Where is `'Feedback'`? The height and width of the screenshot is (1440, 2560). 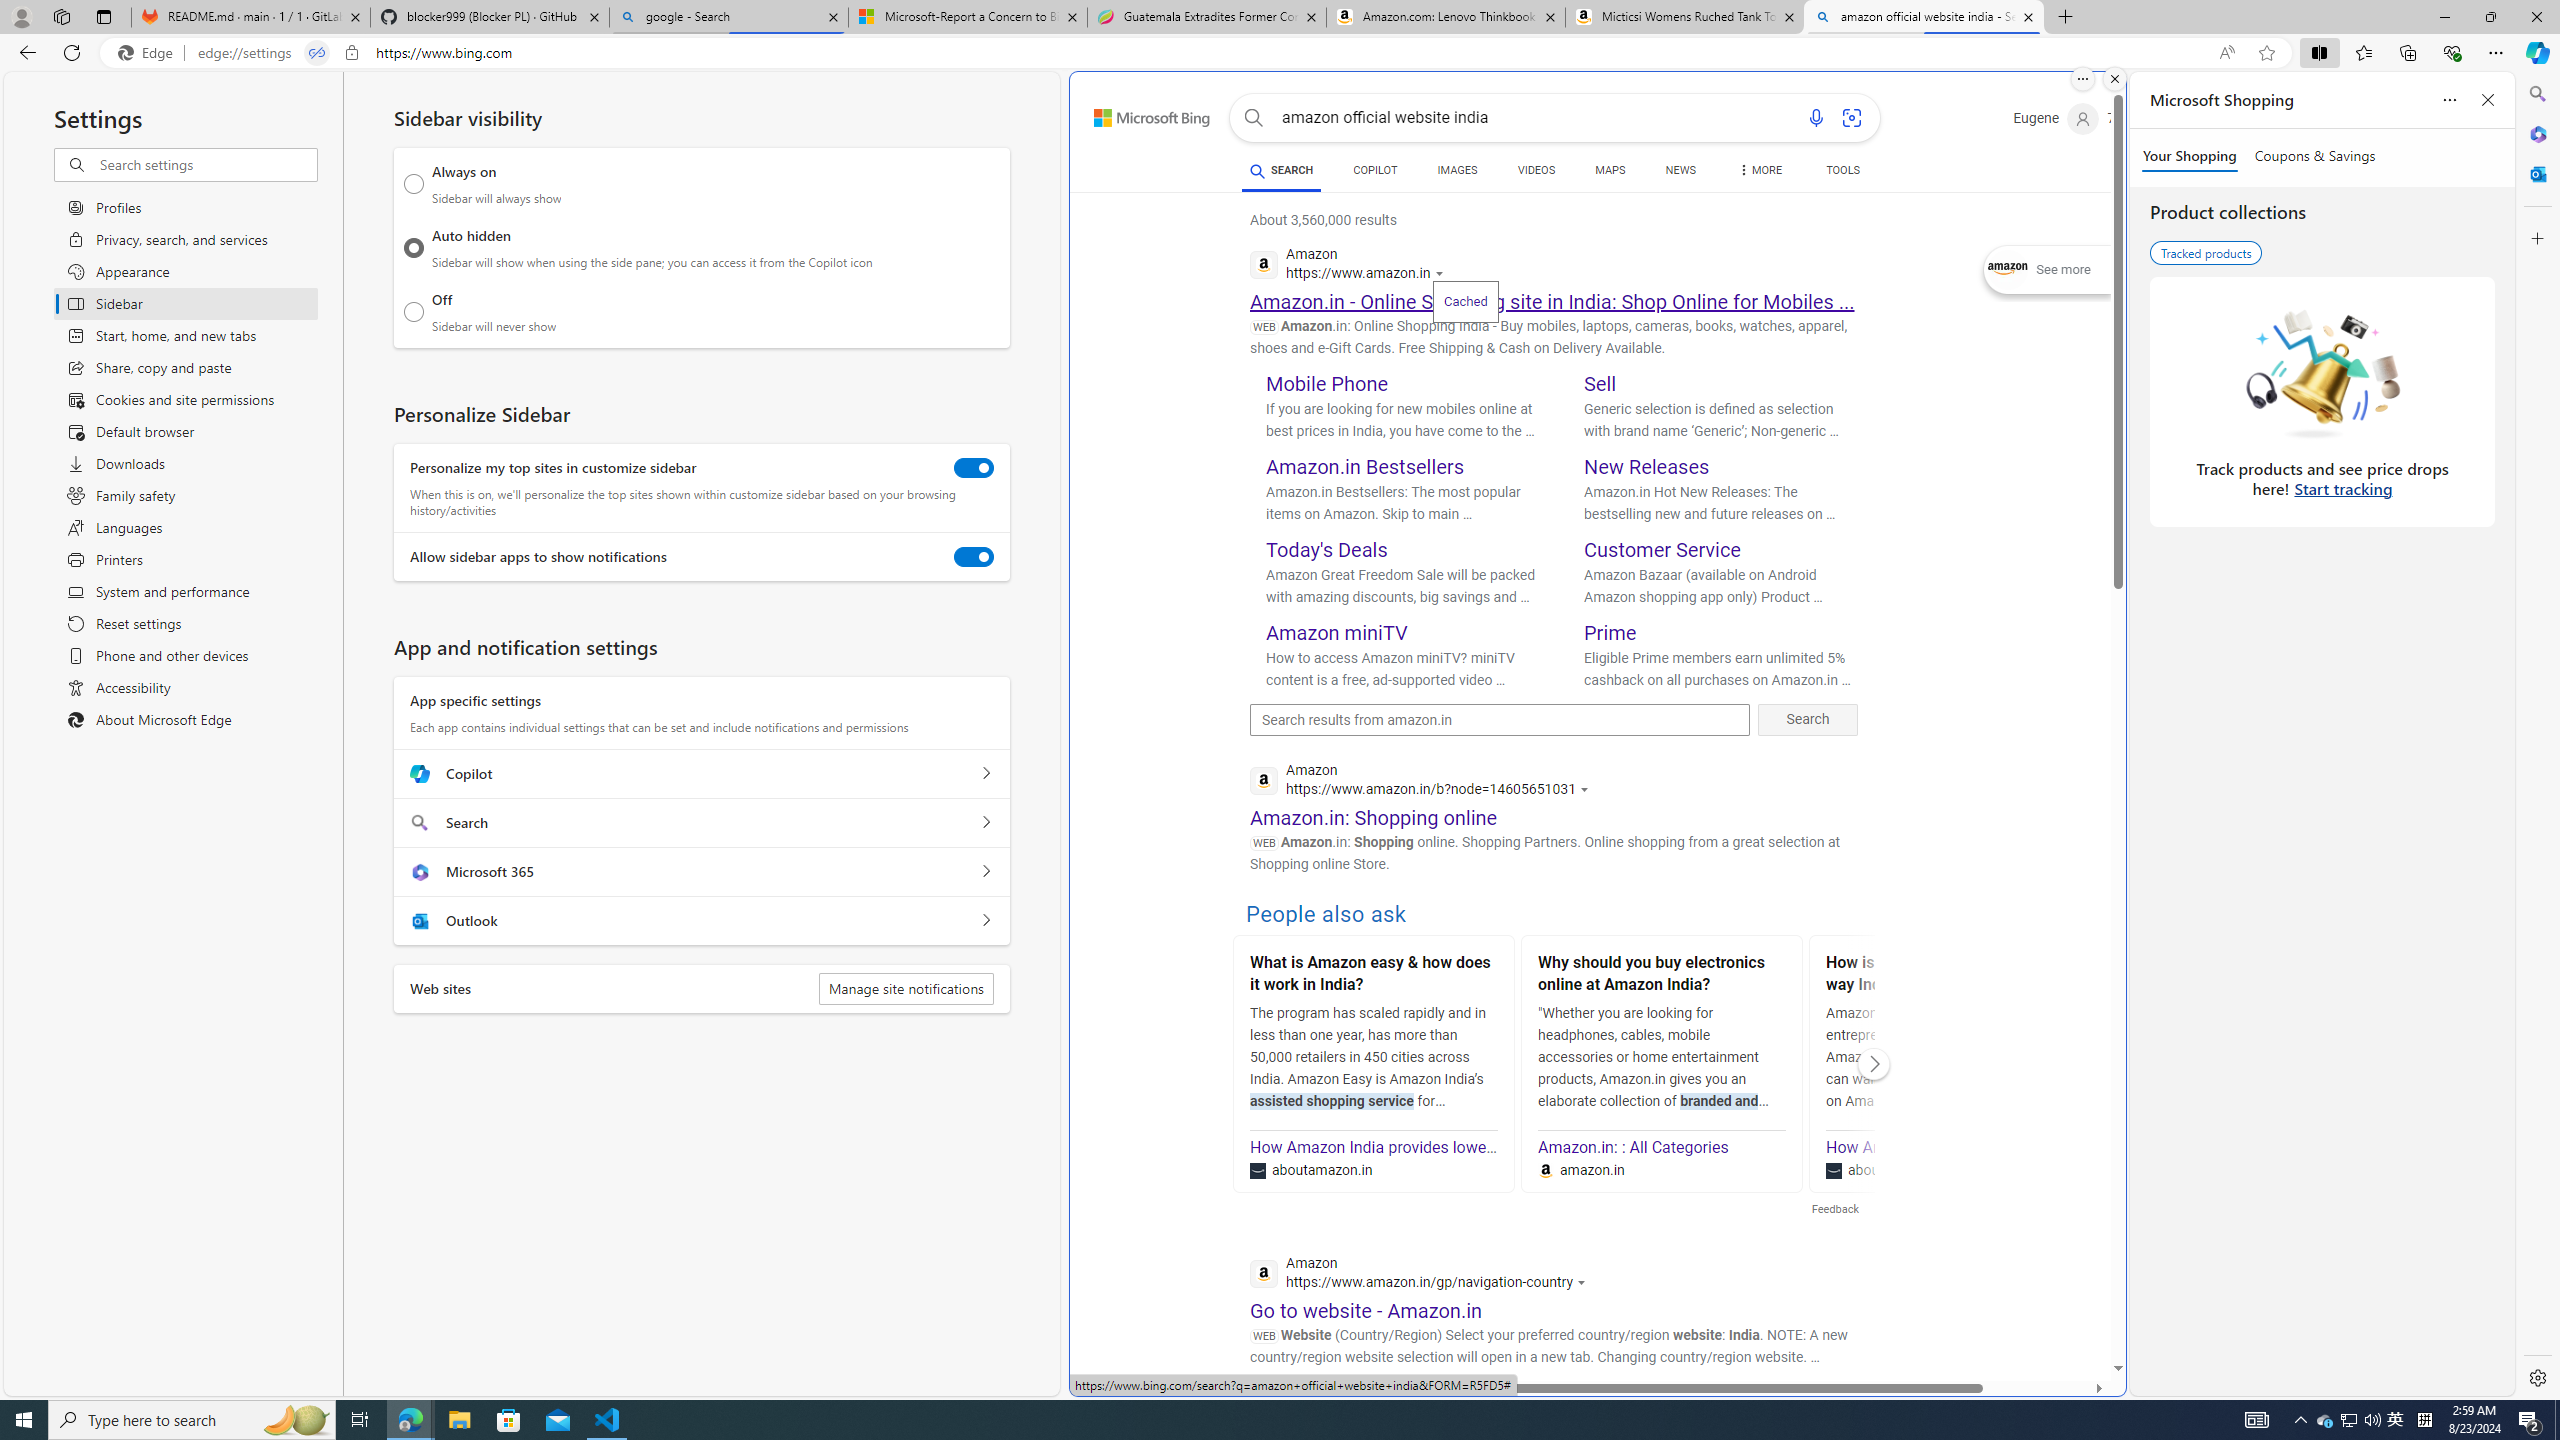
'Feedback' is located at coordinates (1834, 1209).